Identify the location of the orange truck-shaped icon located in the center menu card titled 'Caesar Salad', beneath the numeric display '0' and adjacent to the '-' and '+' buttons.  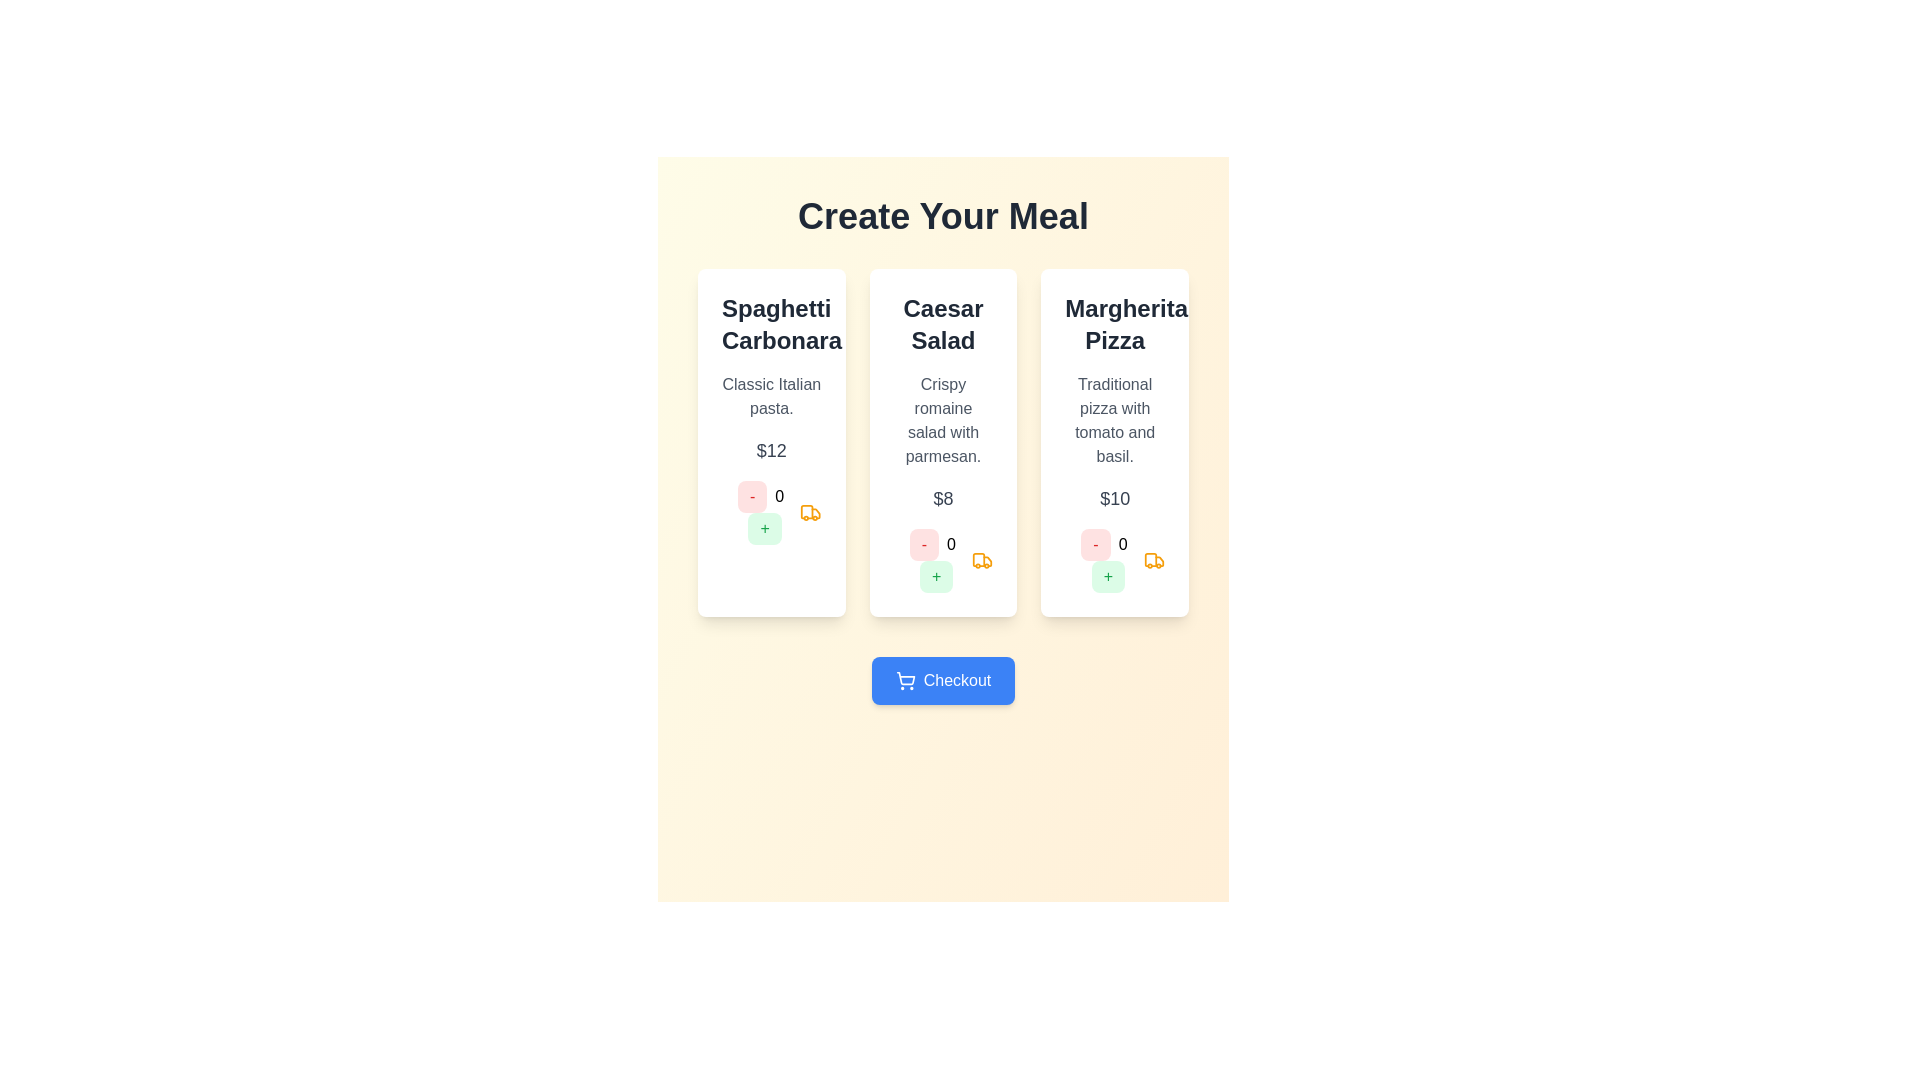
(982, 560).